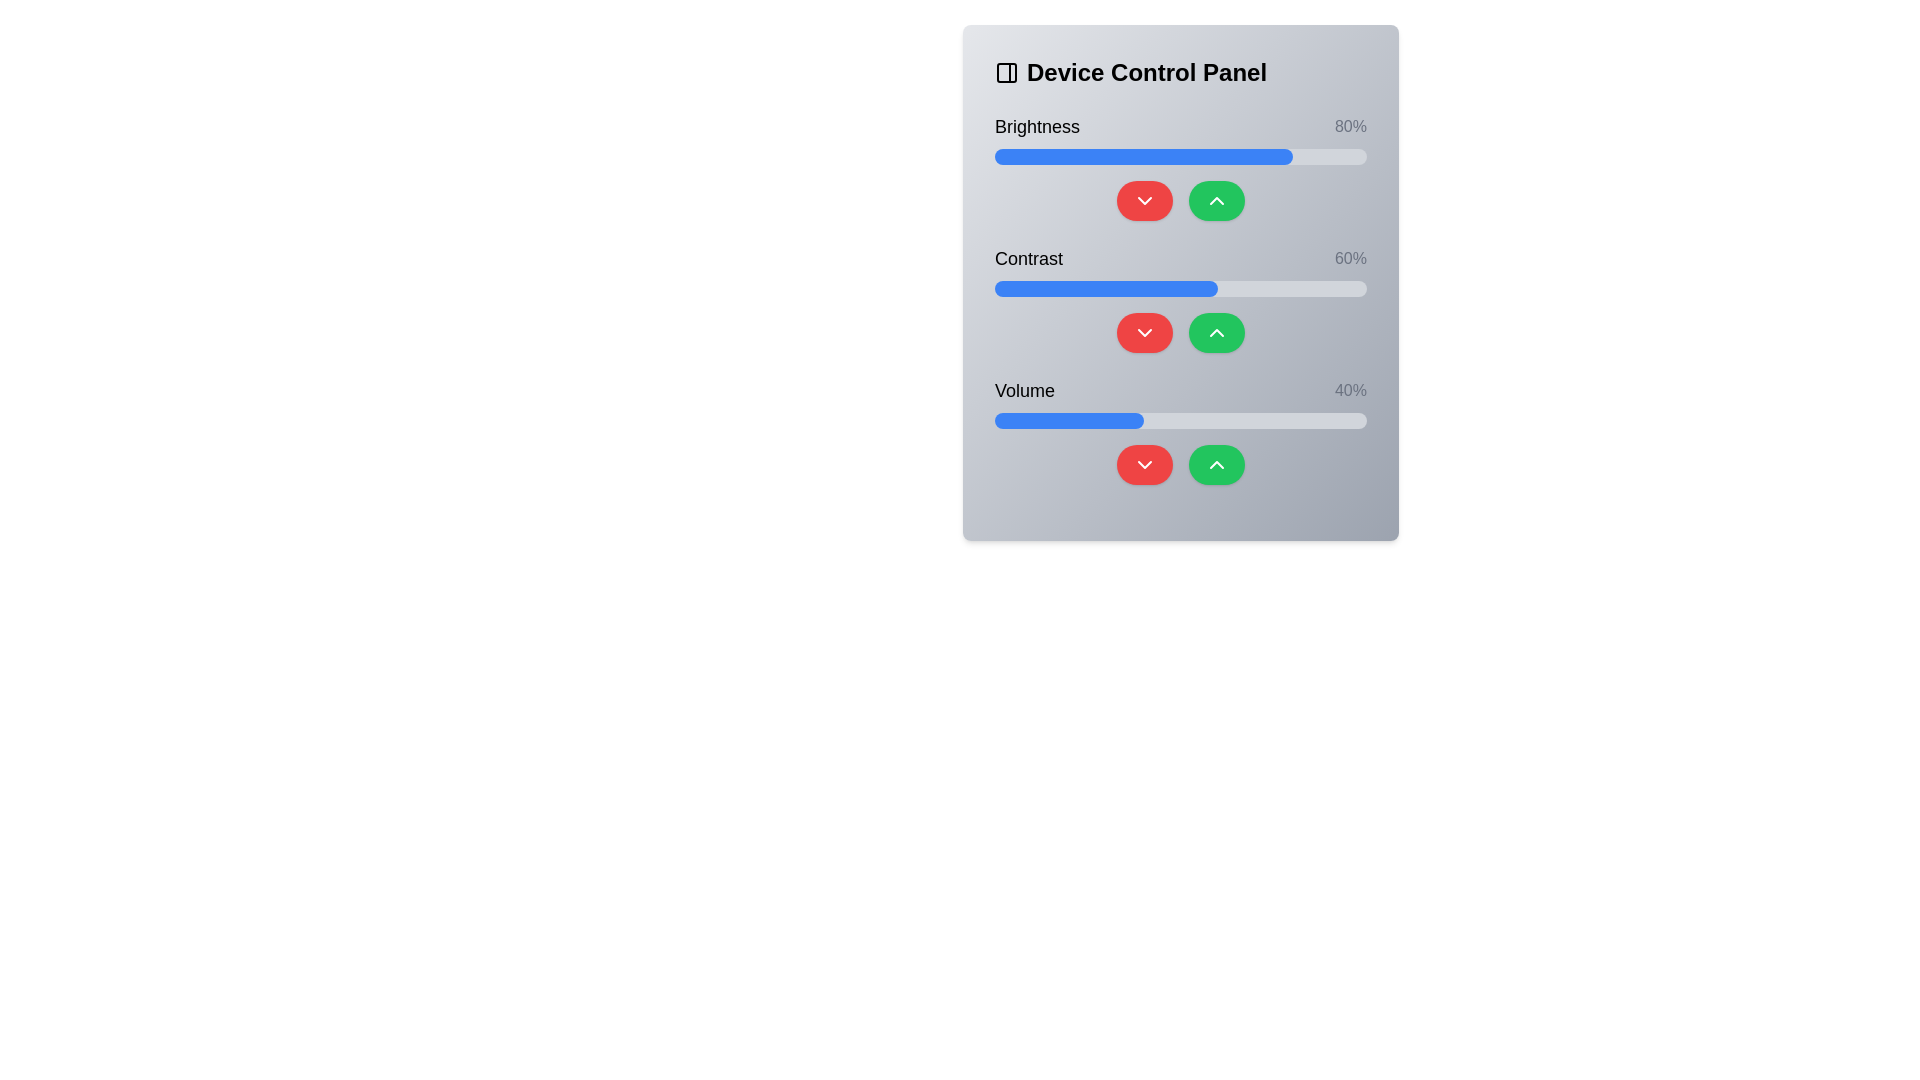  What do you see at coordinates (1329, 289) in the screenshot?
I see `the contrast` at bounding box center [1329, 289].